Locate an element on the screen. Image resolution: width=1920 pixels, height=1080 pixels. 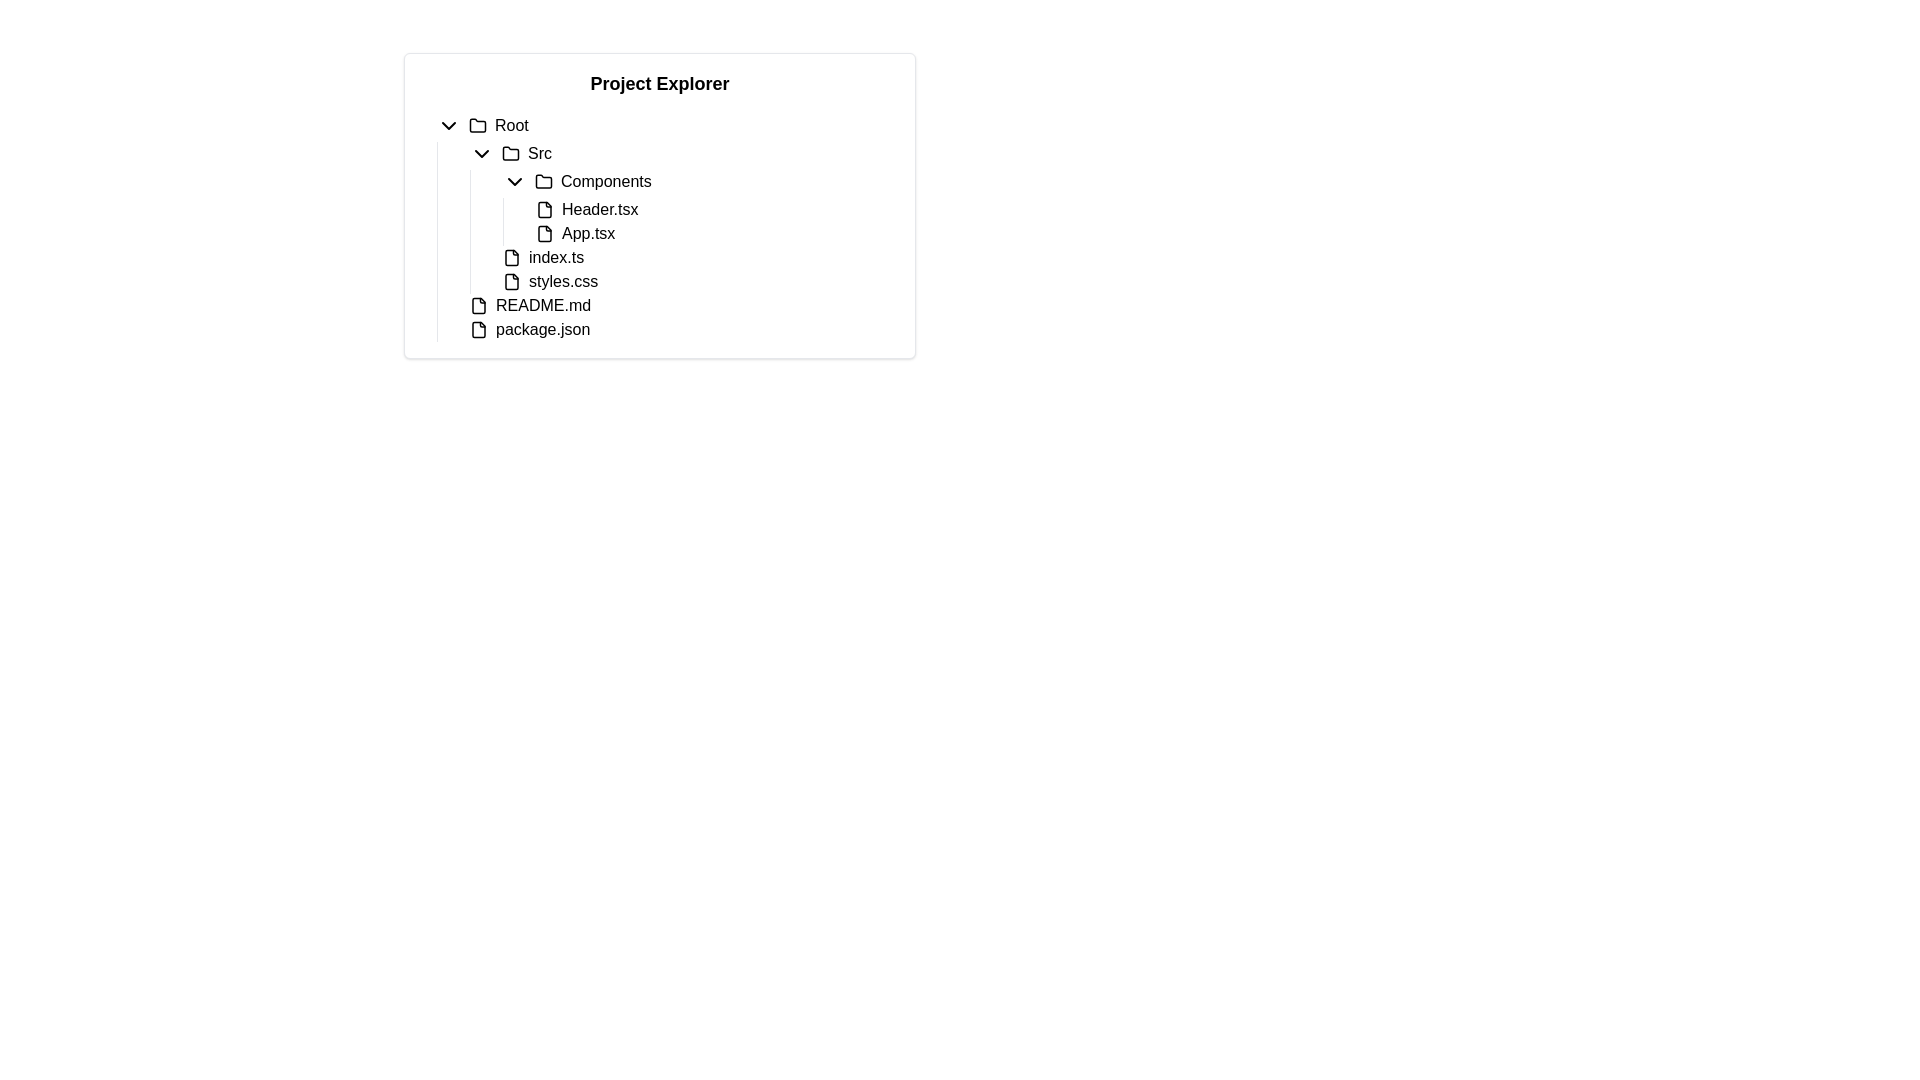
the tree node representing a listing in the 'Src' directory under the 'Components' folder is located at coordinates (684, 218).